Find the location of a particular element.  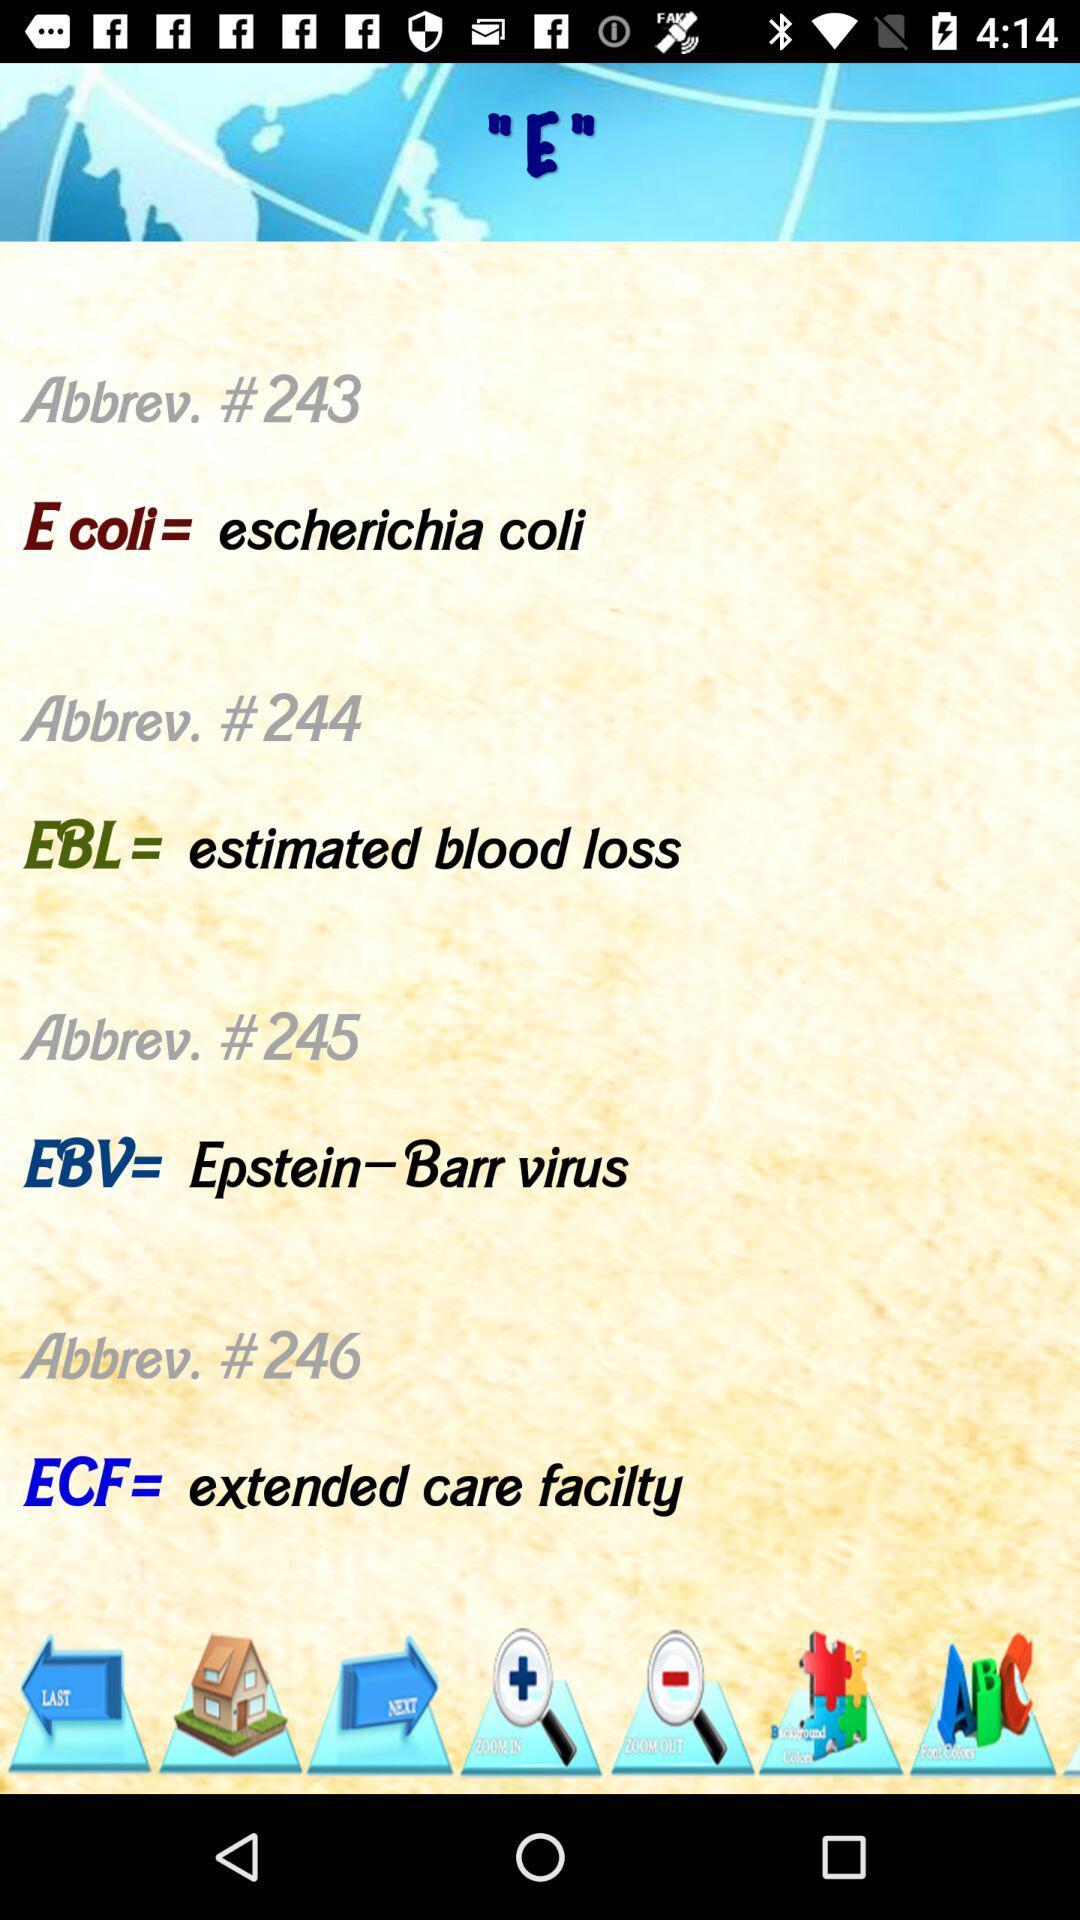

the app below the abbrev 	243	 	e icon is located at coordinates (379, 1702).